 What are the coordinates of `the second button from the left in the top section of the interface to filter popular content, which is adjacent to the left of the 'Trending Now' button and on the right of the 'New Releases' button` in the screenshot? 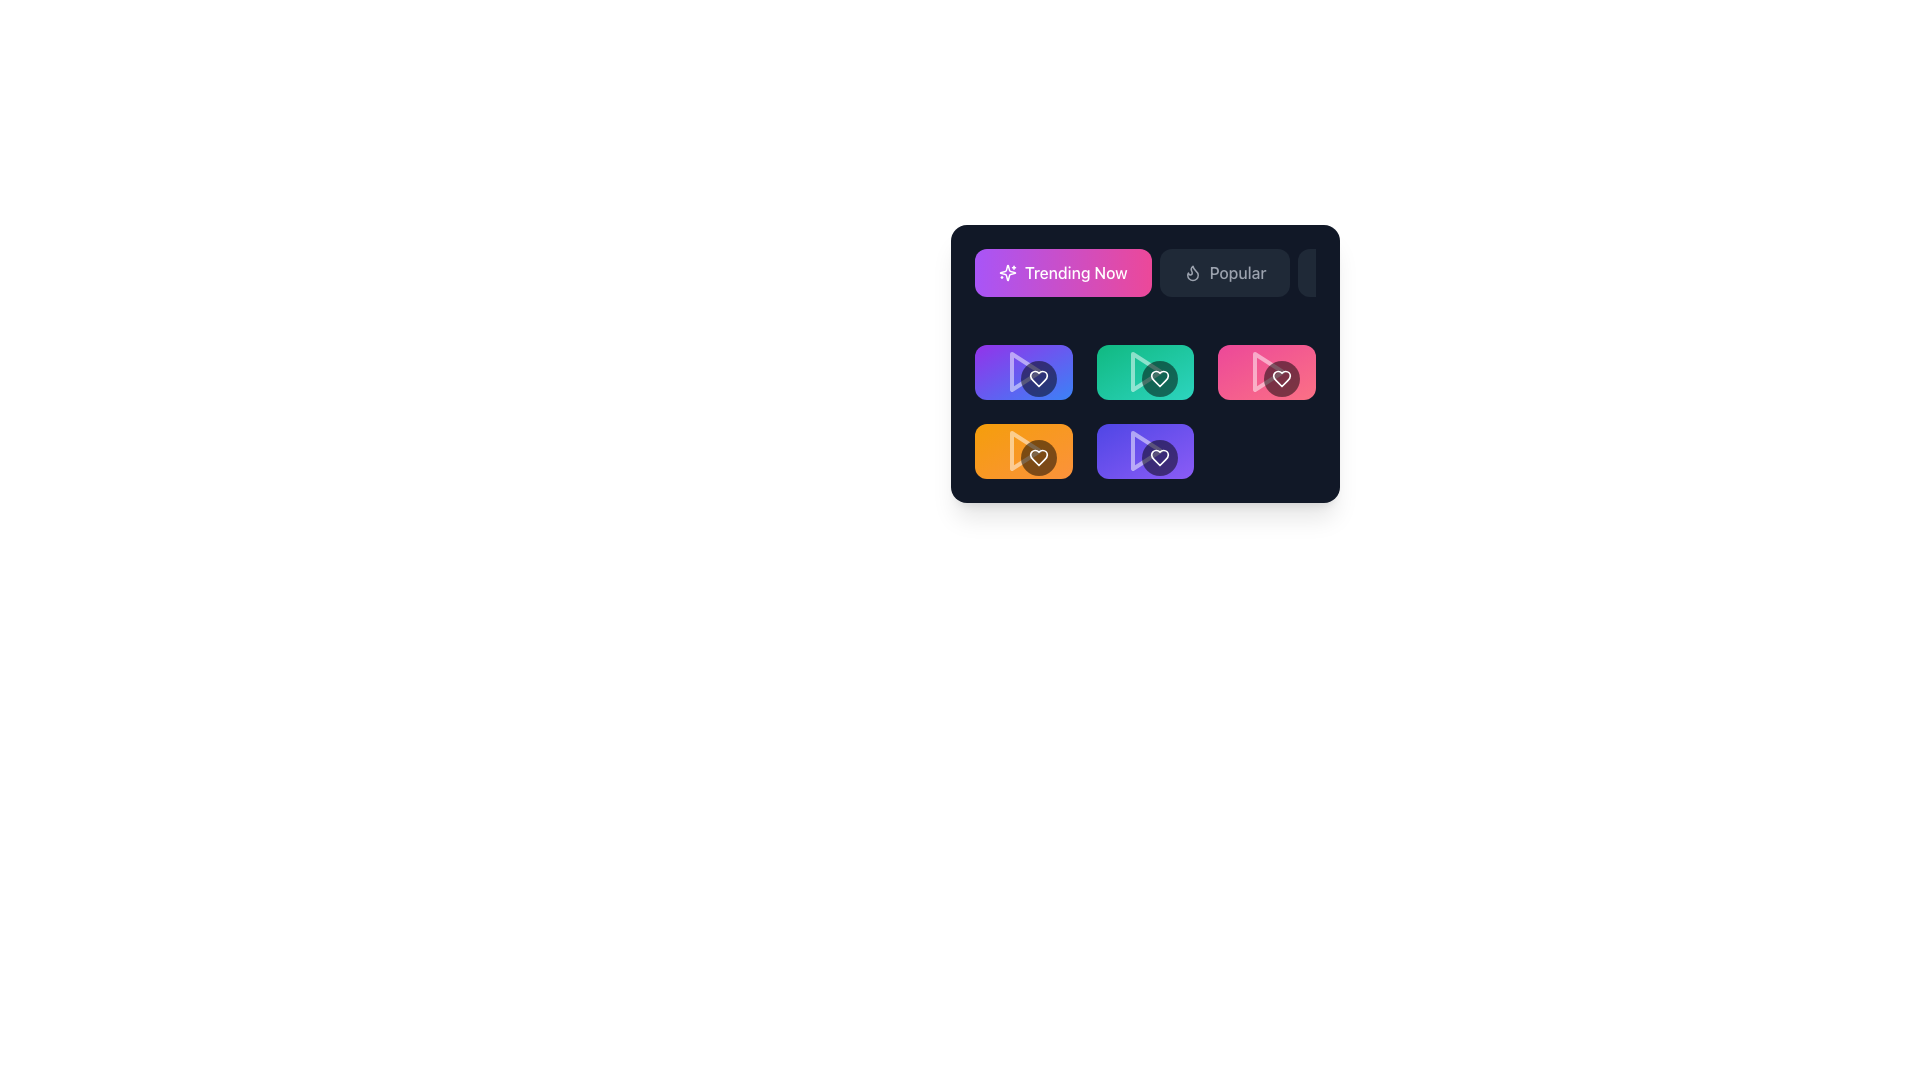 It's located at (1223, 273).